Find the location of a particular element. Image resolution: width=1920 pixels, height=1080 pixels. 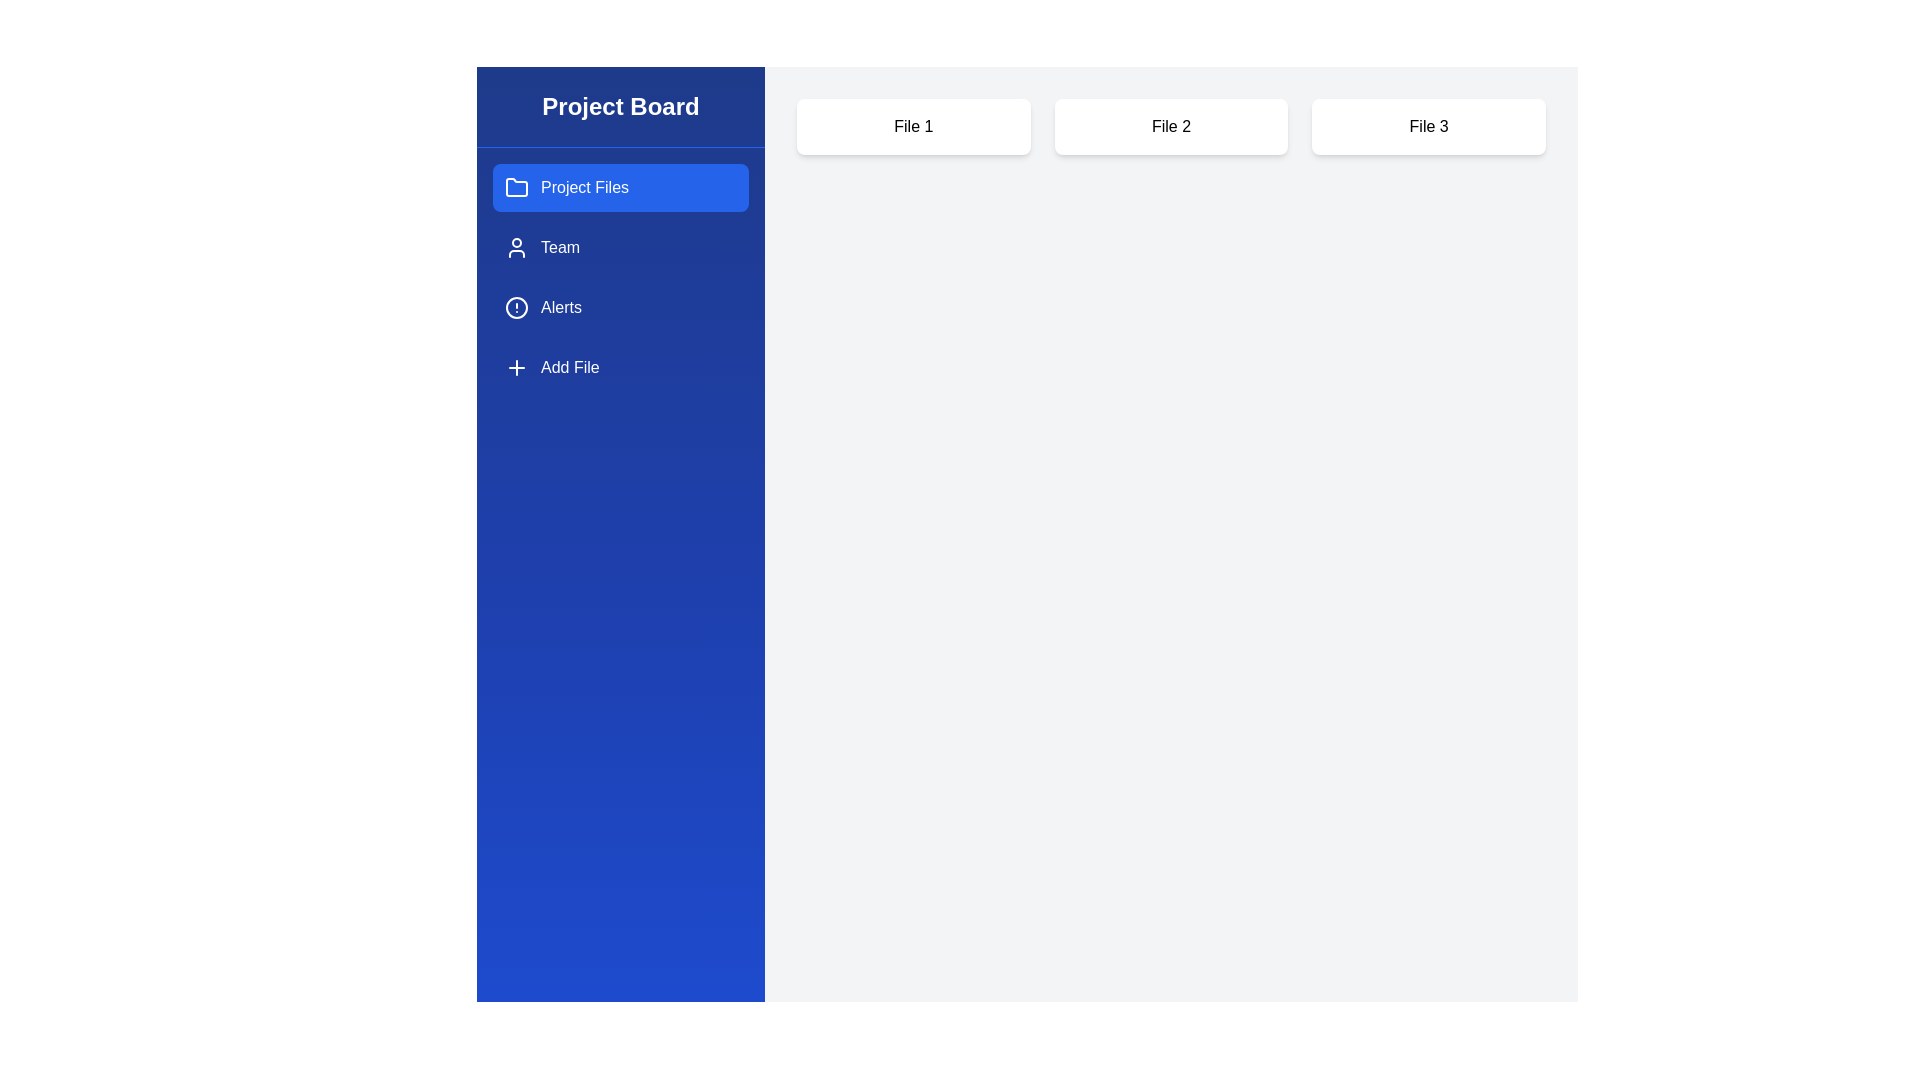

the 'Add File' icon located in the left sidebar, below the 'Alerts' option, which serves as a visual indicator for adding new files is located at coordinates (517, 367).